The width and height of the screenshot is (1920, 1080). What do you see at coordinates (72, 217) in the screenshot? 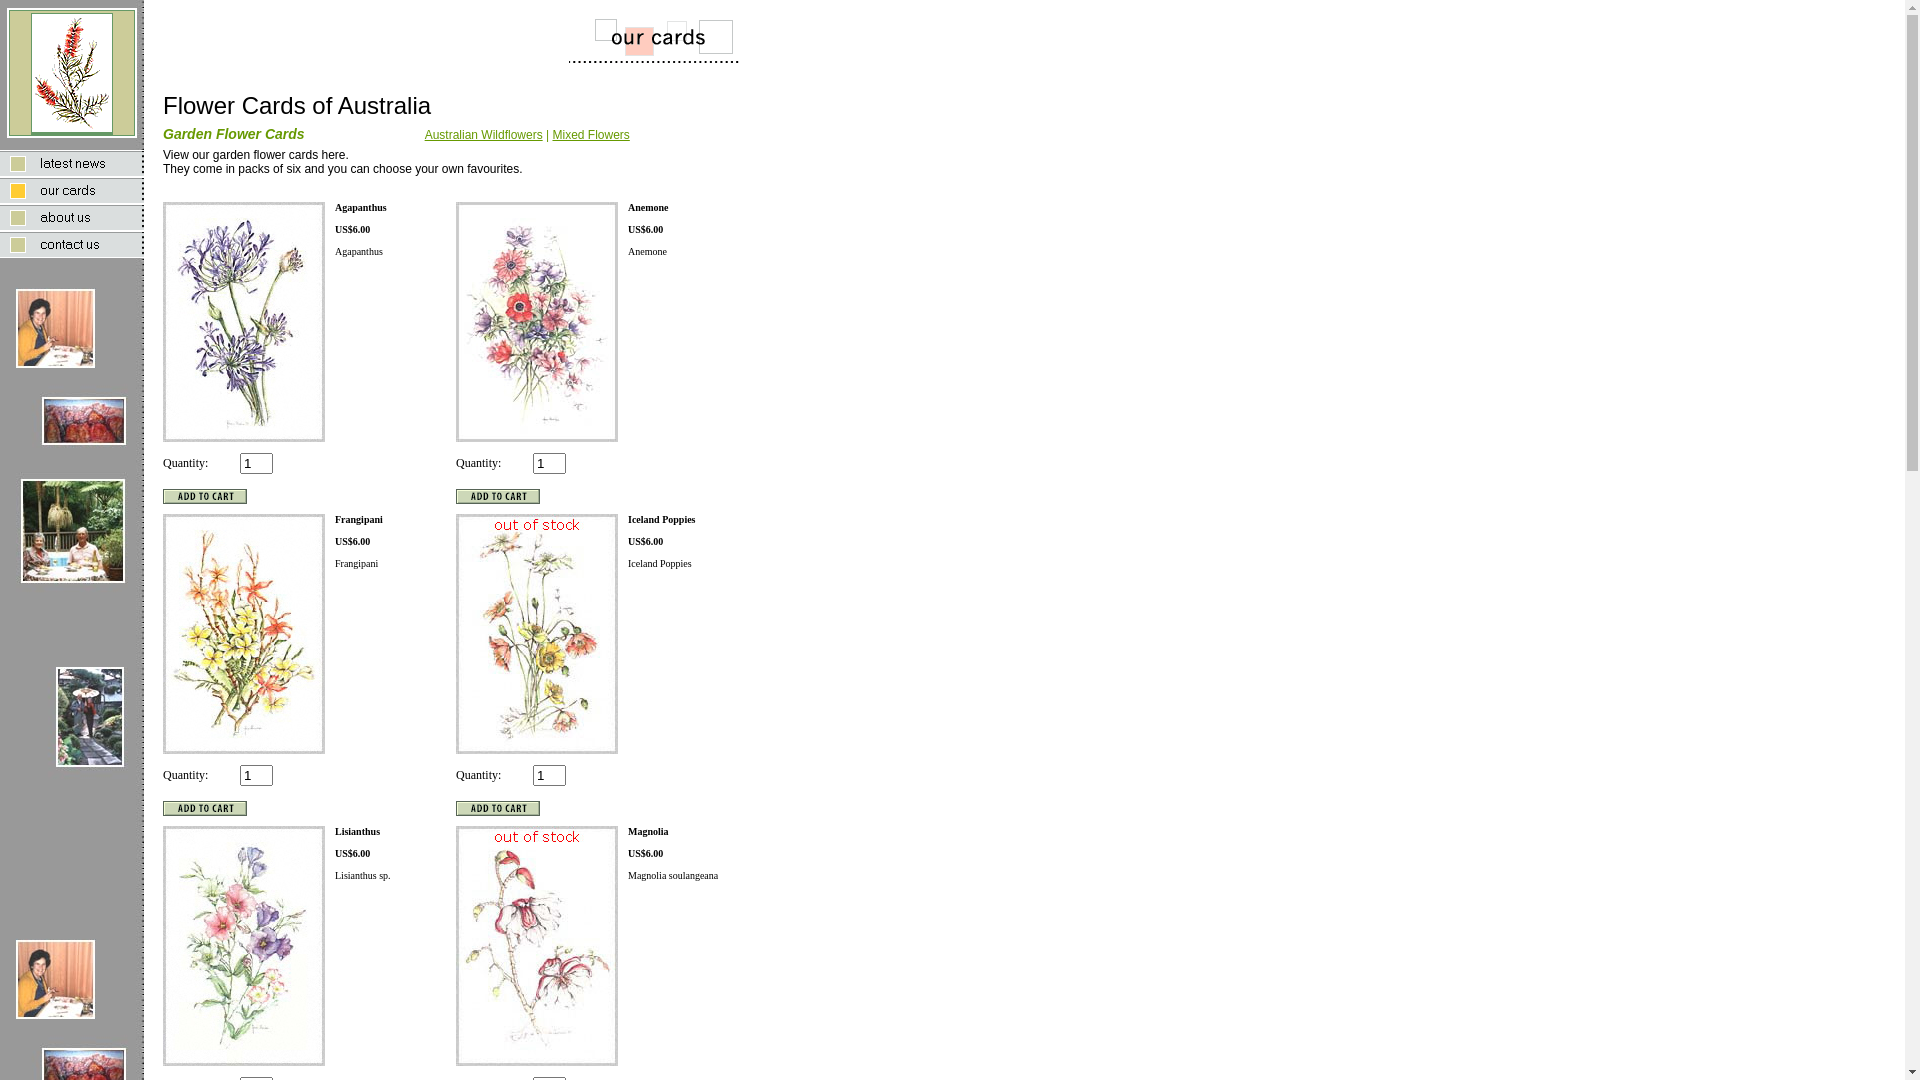
I see `'about us'` at bounding box center [72, 217].